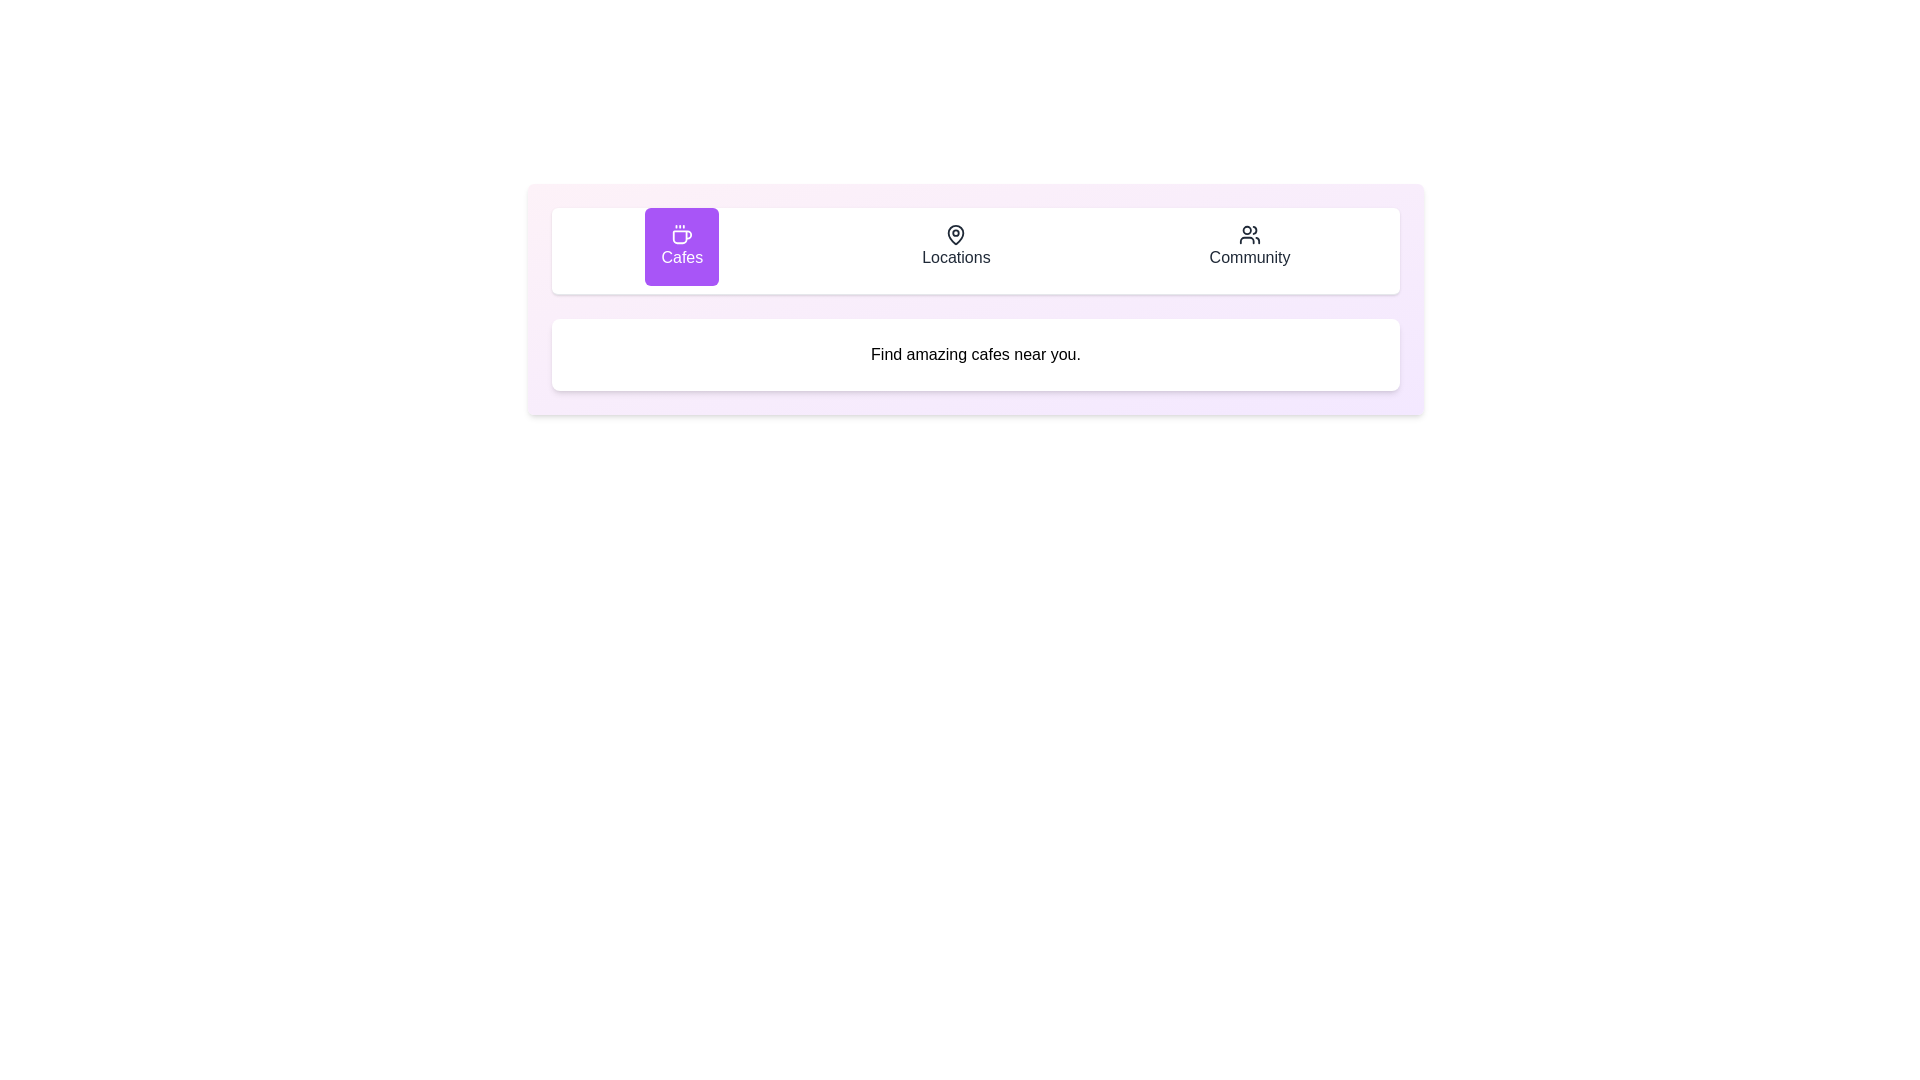  Describe the element at coordinates (1249, 257) in the screenshot. I see `the last text label in the navigation menu that likely leads to a community-oriented page or section` at that location.